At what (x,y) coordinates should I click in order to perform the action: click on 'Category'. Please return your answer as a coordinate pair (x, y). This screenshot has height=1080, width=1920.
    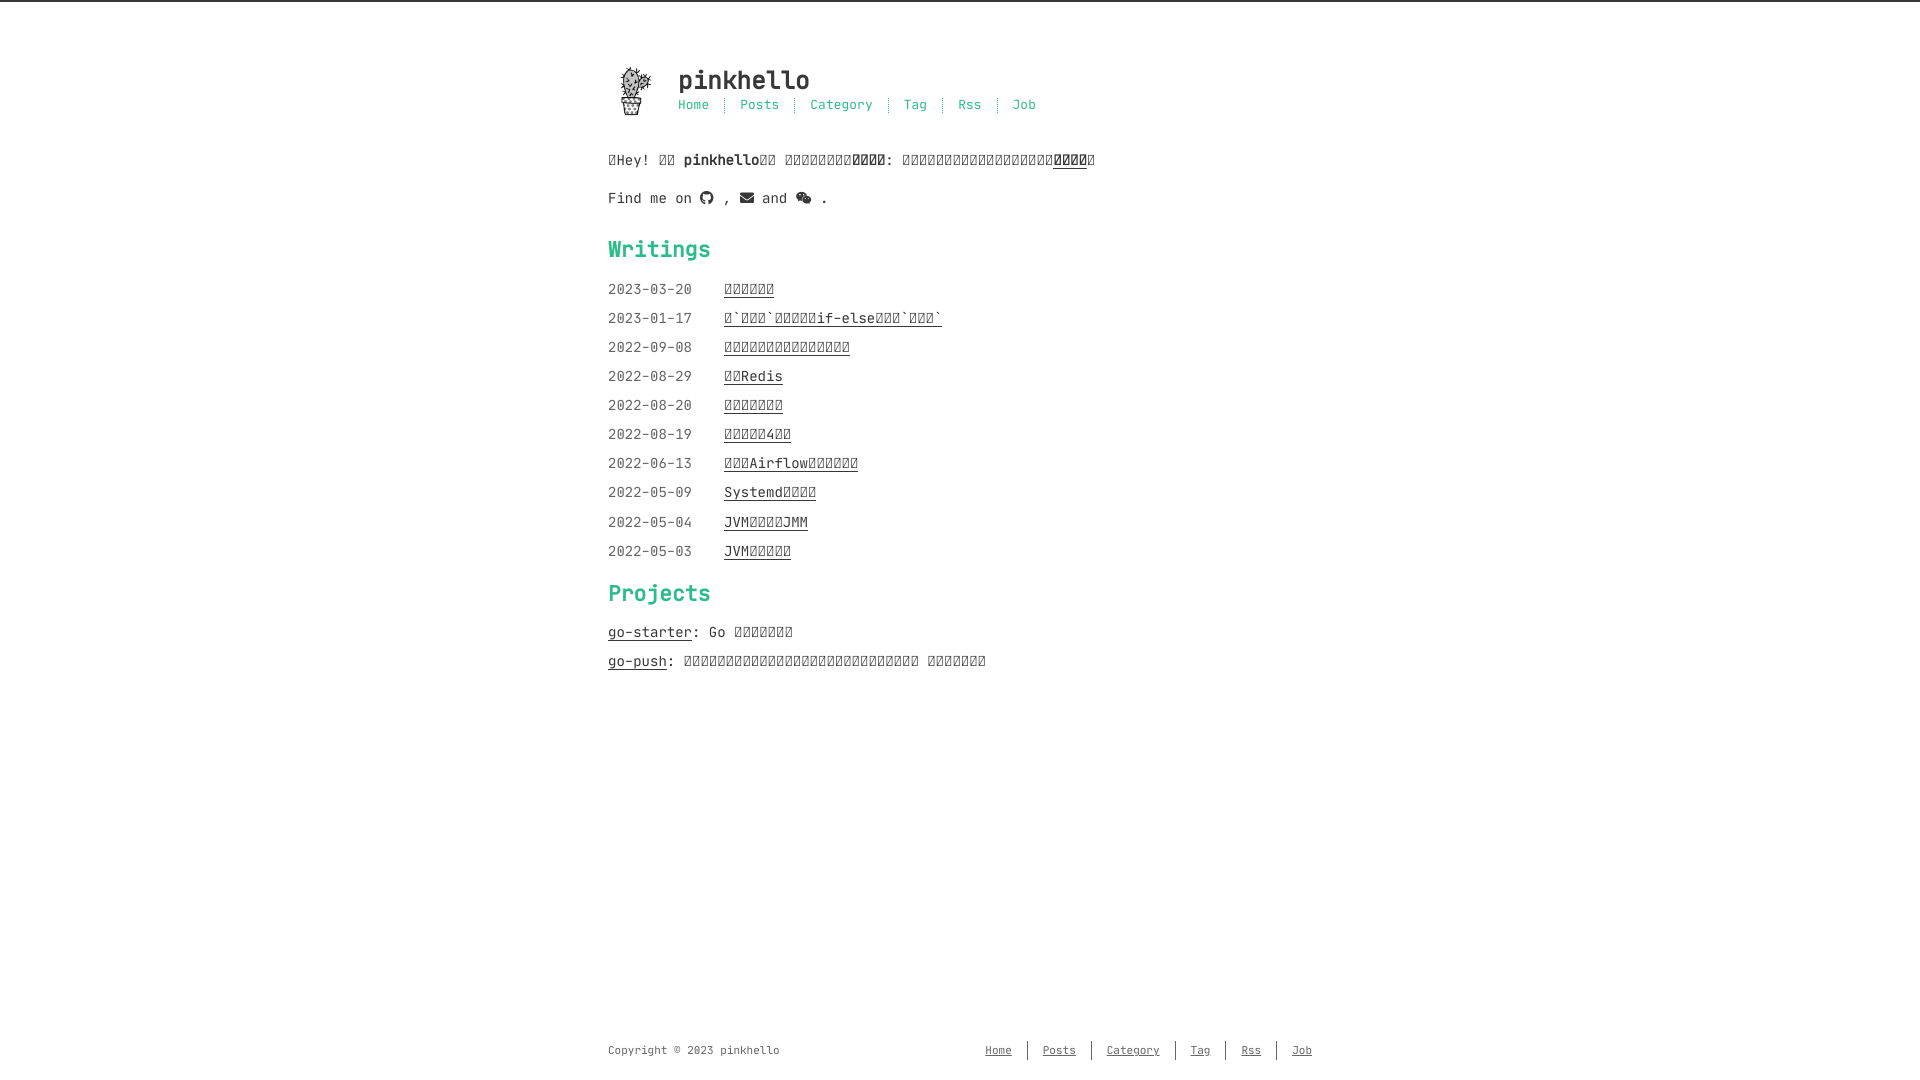
    Looking at the image, I should click on (1133, 1048).